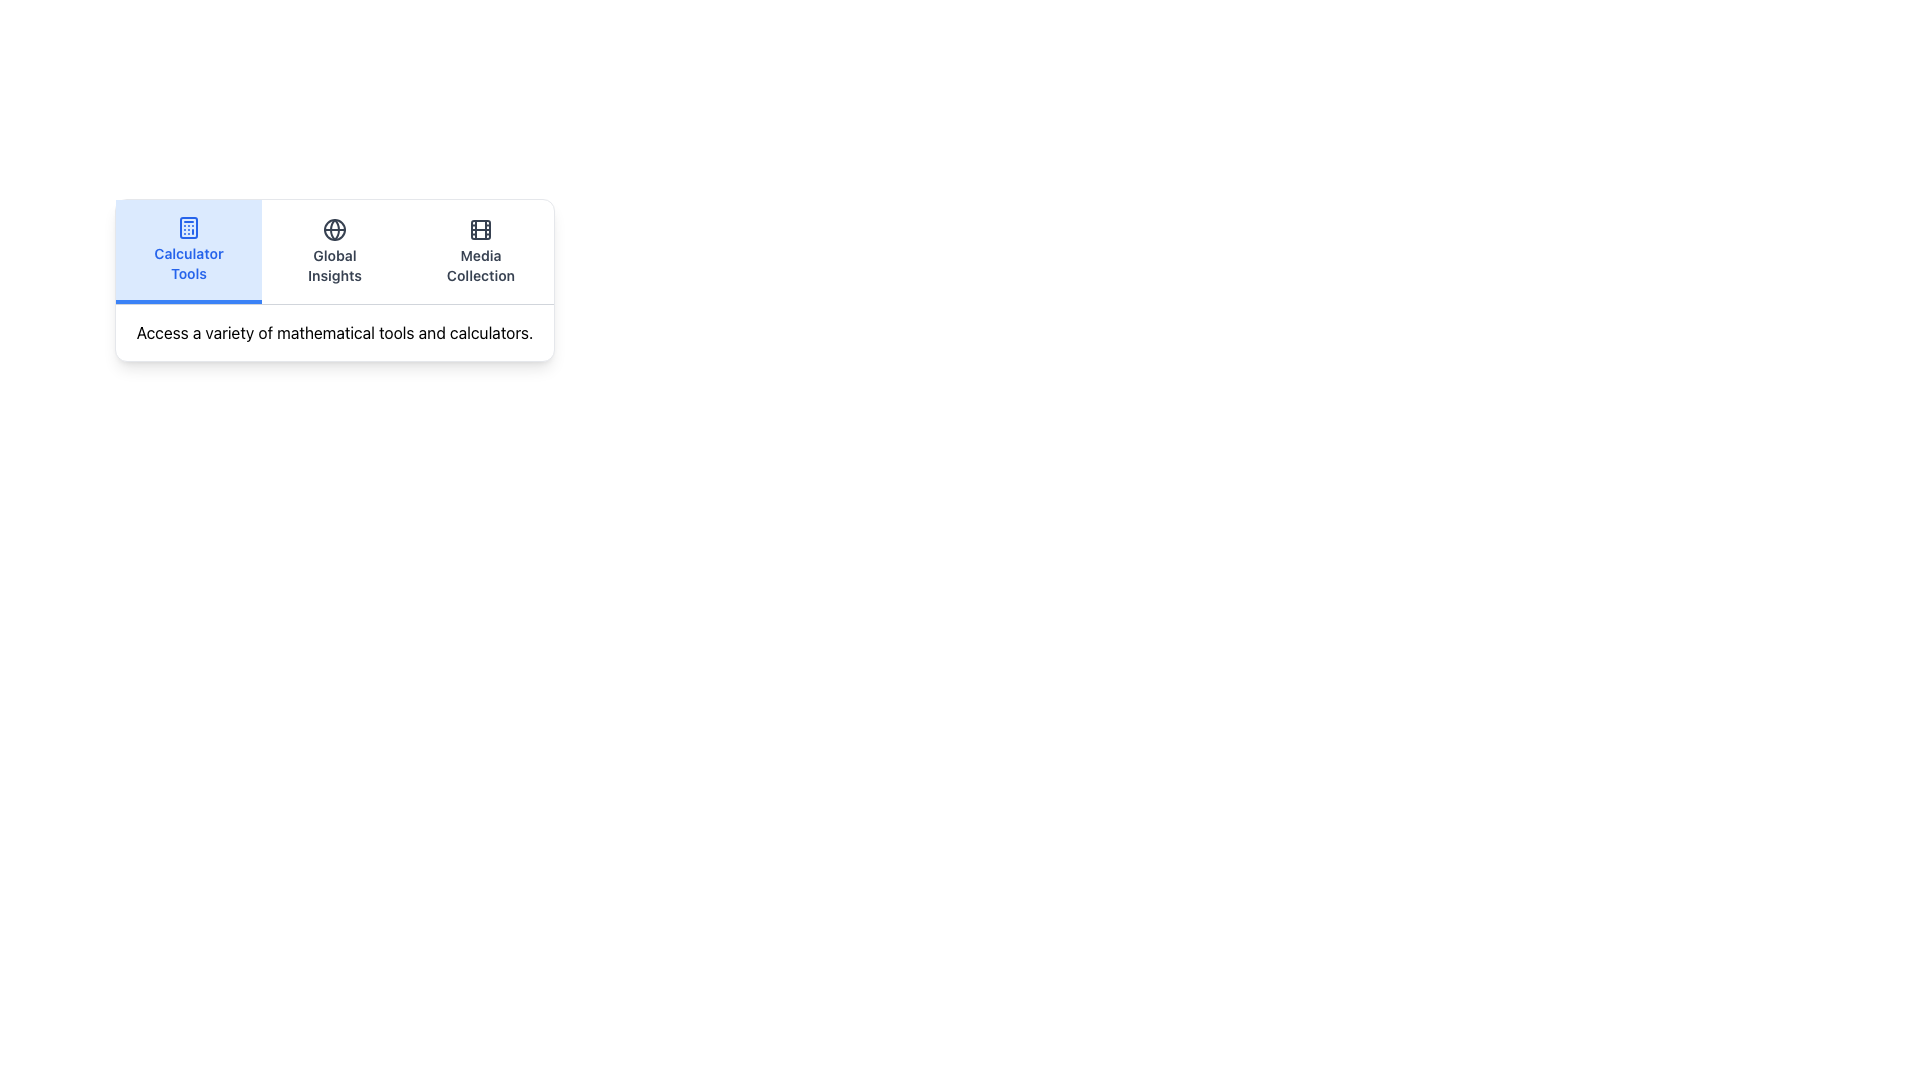  I want to click on the decorative SVG rectangle icon located in the top-left corner of the 'Media Collection' button area, so click(480, 229).